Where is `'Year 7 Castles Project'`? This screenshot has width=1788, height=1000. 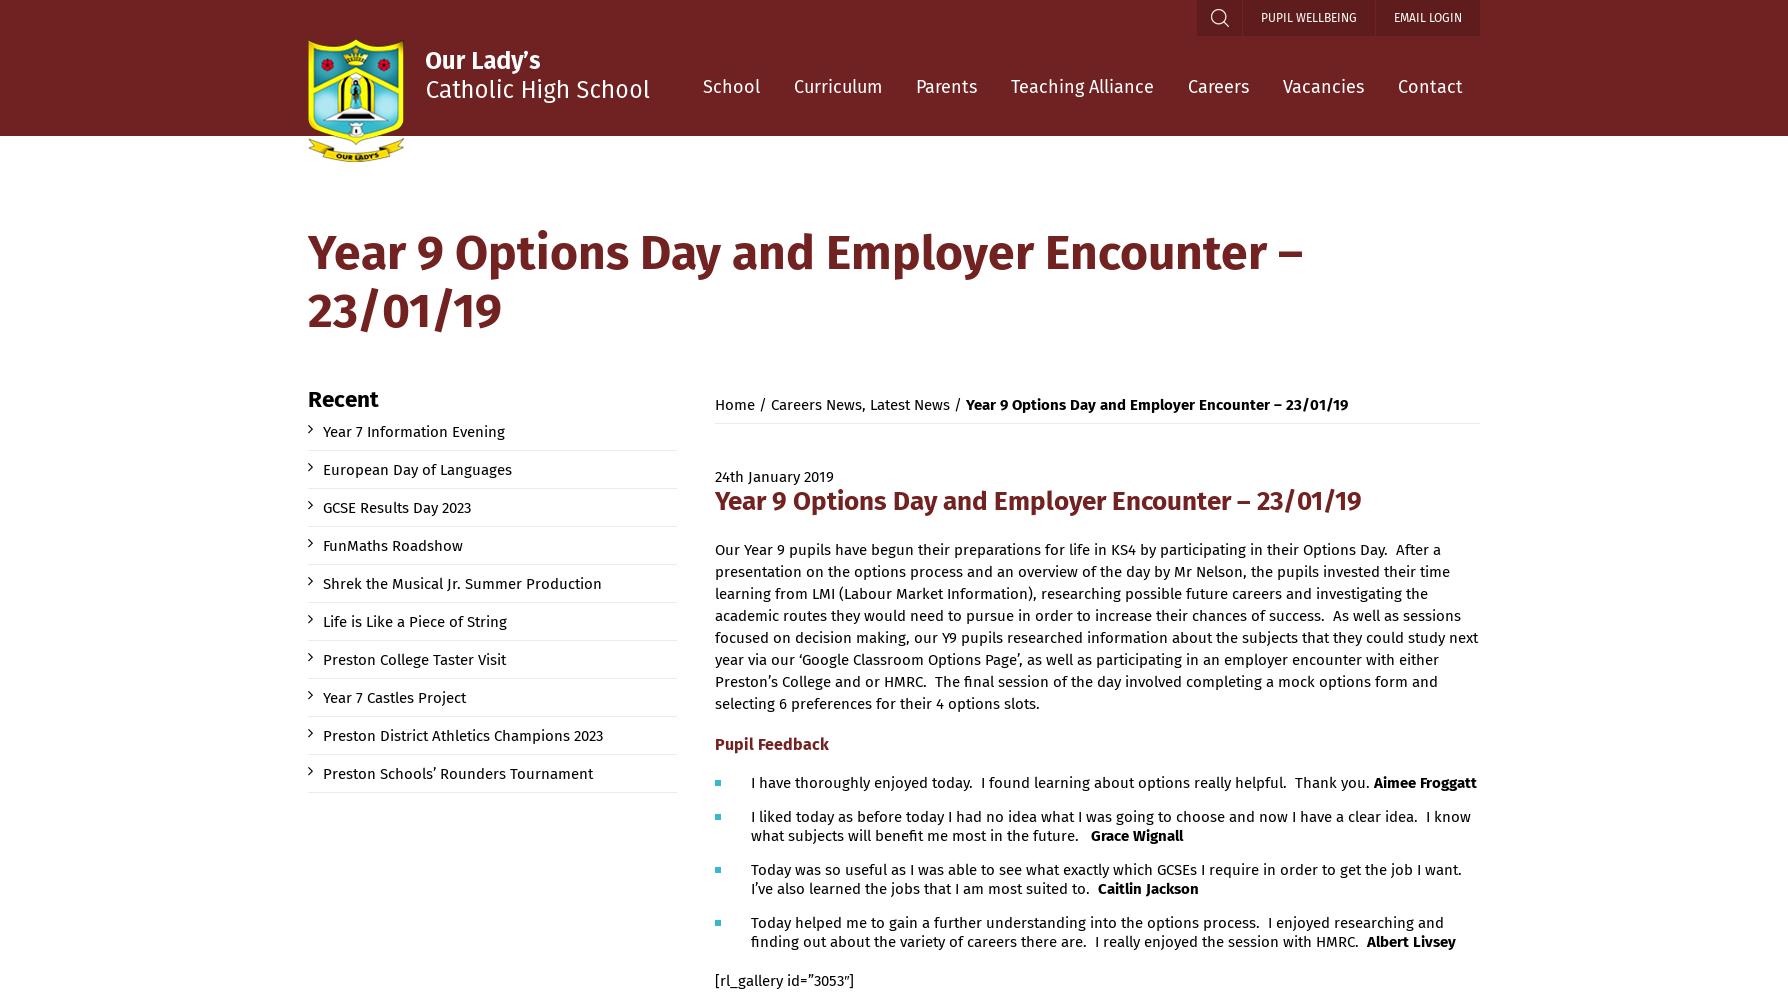
'Year 7 Castles Project' is located at coordinates (393, 697).